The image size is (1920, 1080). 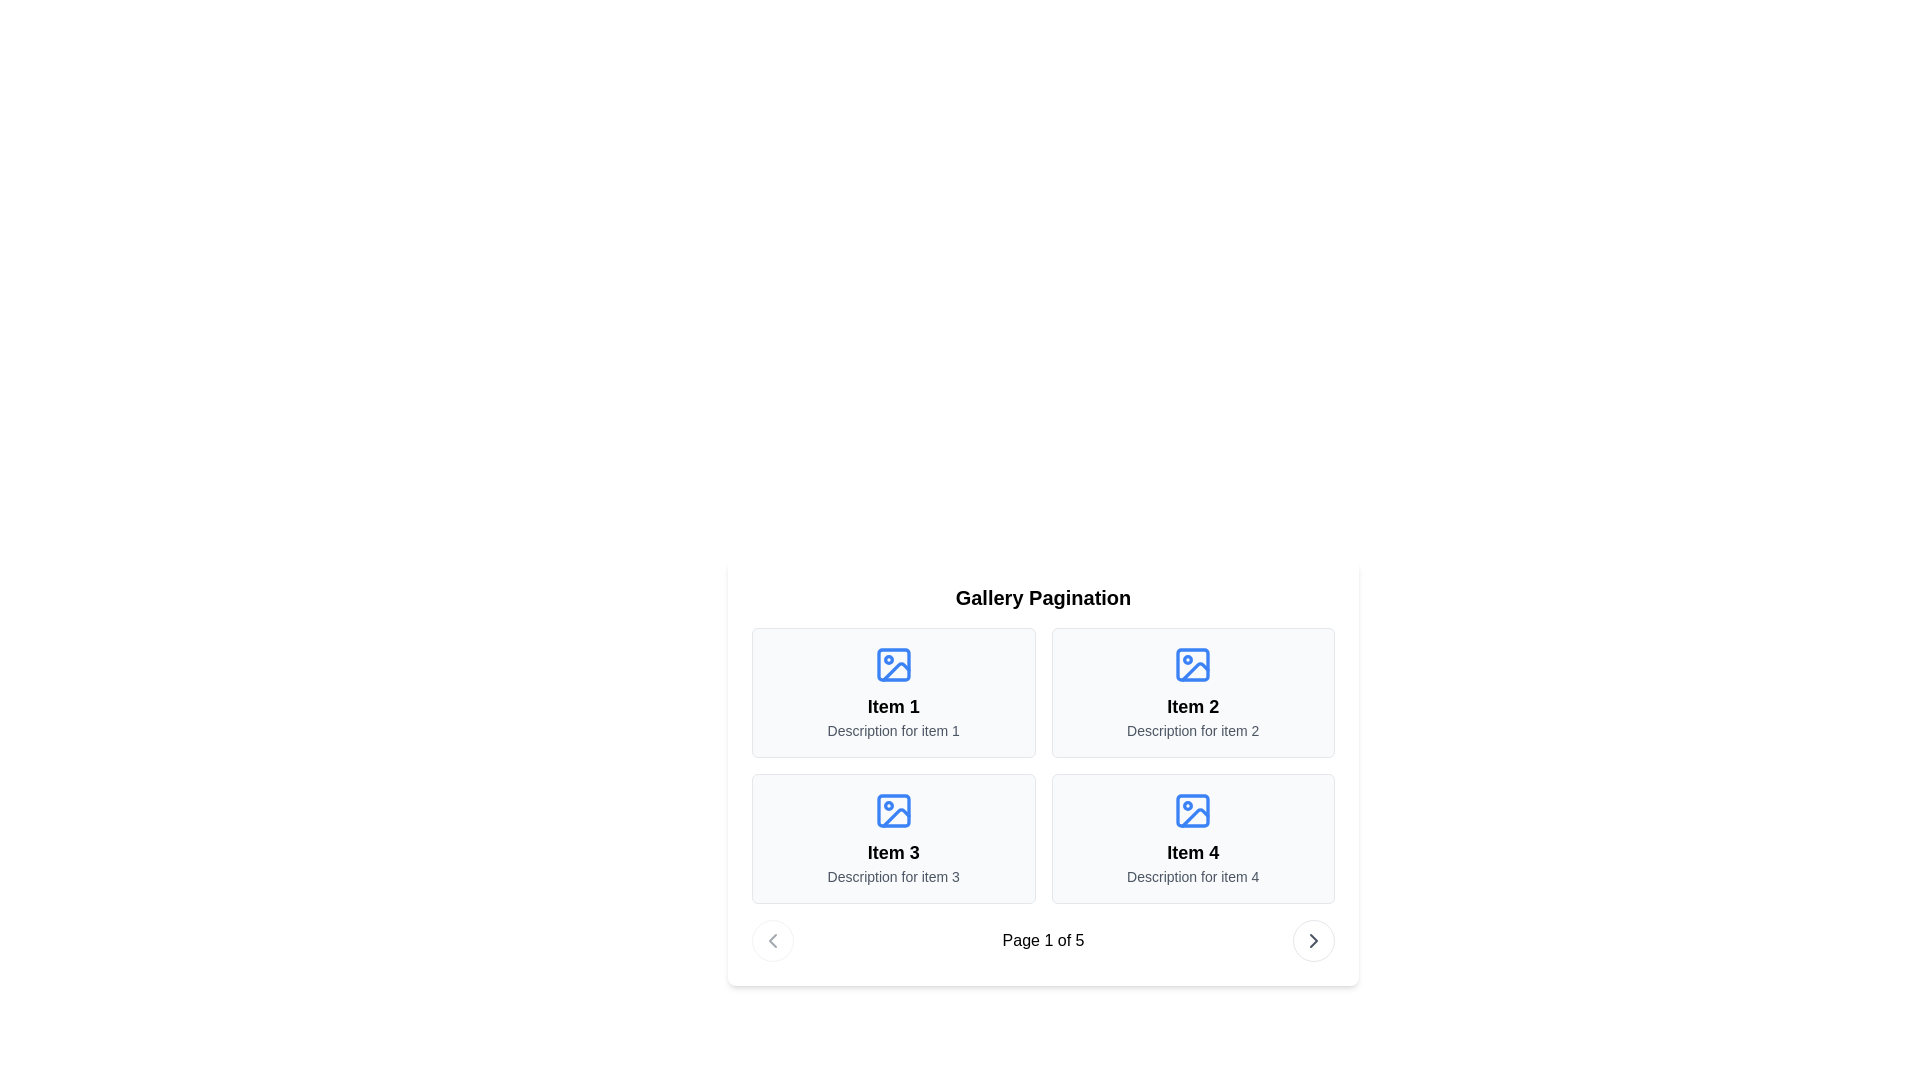 What do you see at coordinates (1314, 941) in the screenshot?
I see `the rightward arrow button at the bottom center of the interface` at bounding box center [1314, 941].